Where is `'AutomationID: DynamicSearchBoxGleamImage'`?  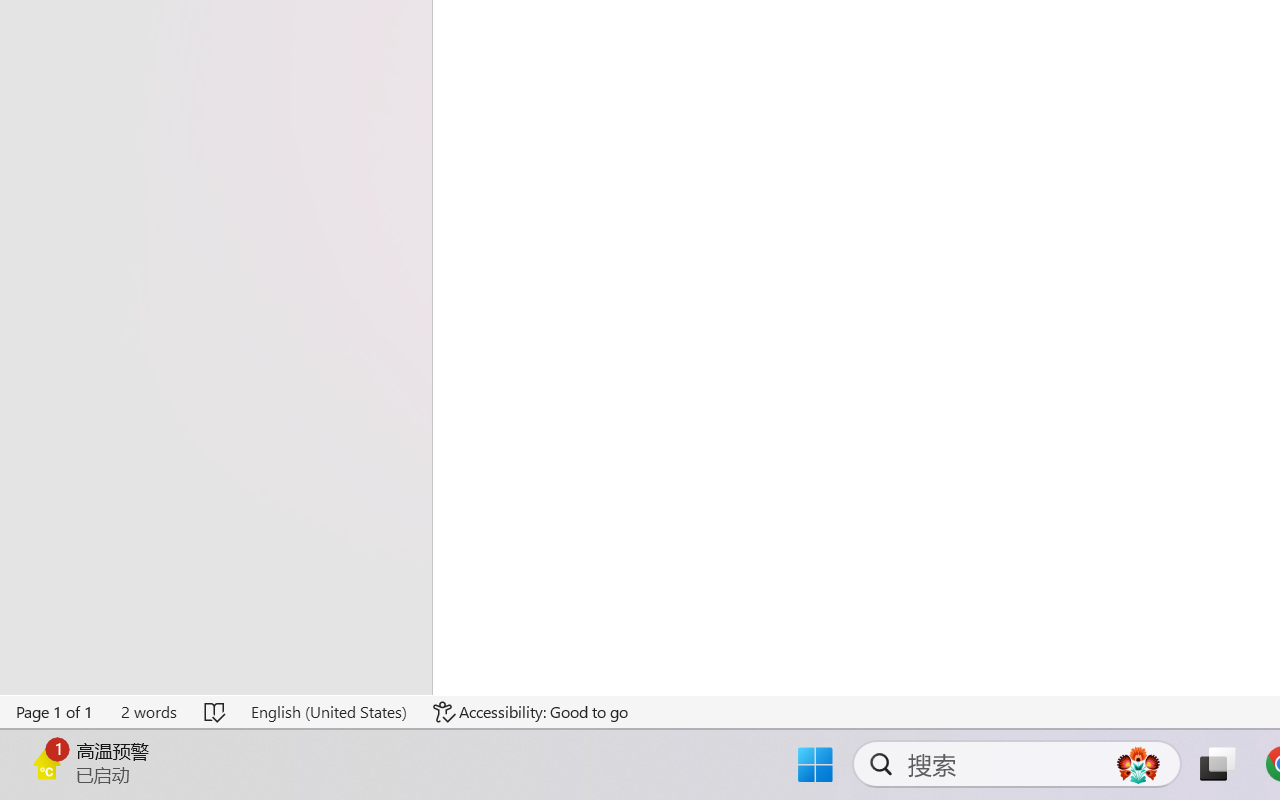 'AutomationID: DynamicSearchBoxGleamImage' is located at coordinates (1138, 764).